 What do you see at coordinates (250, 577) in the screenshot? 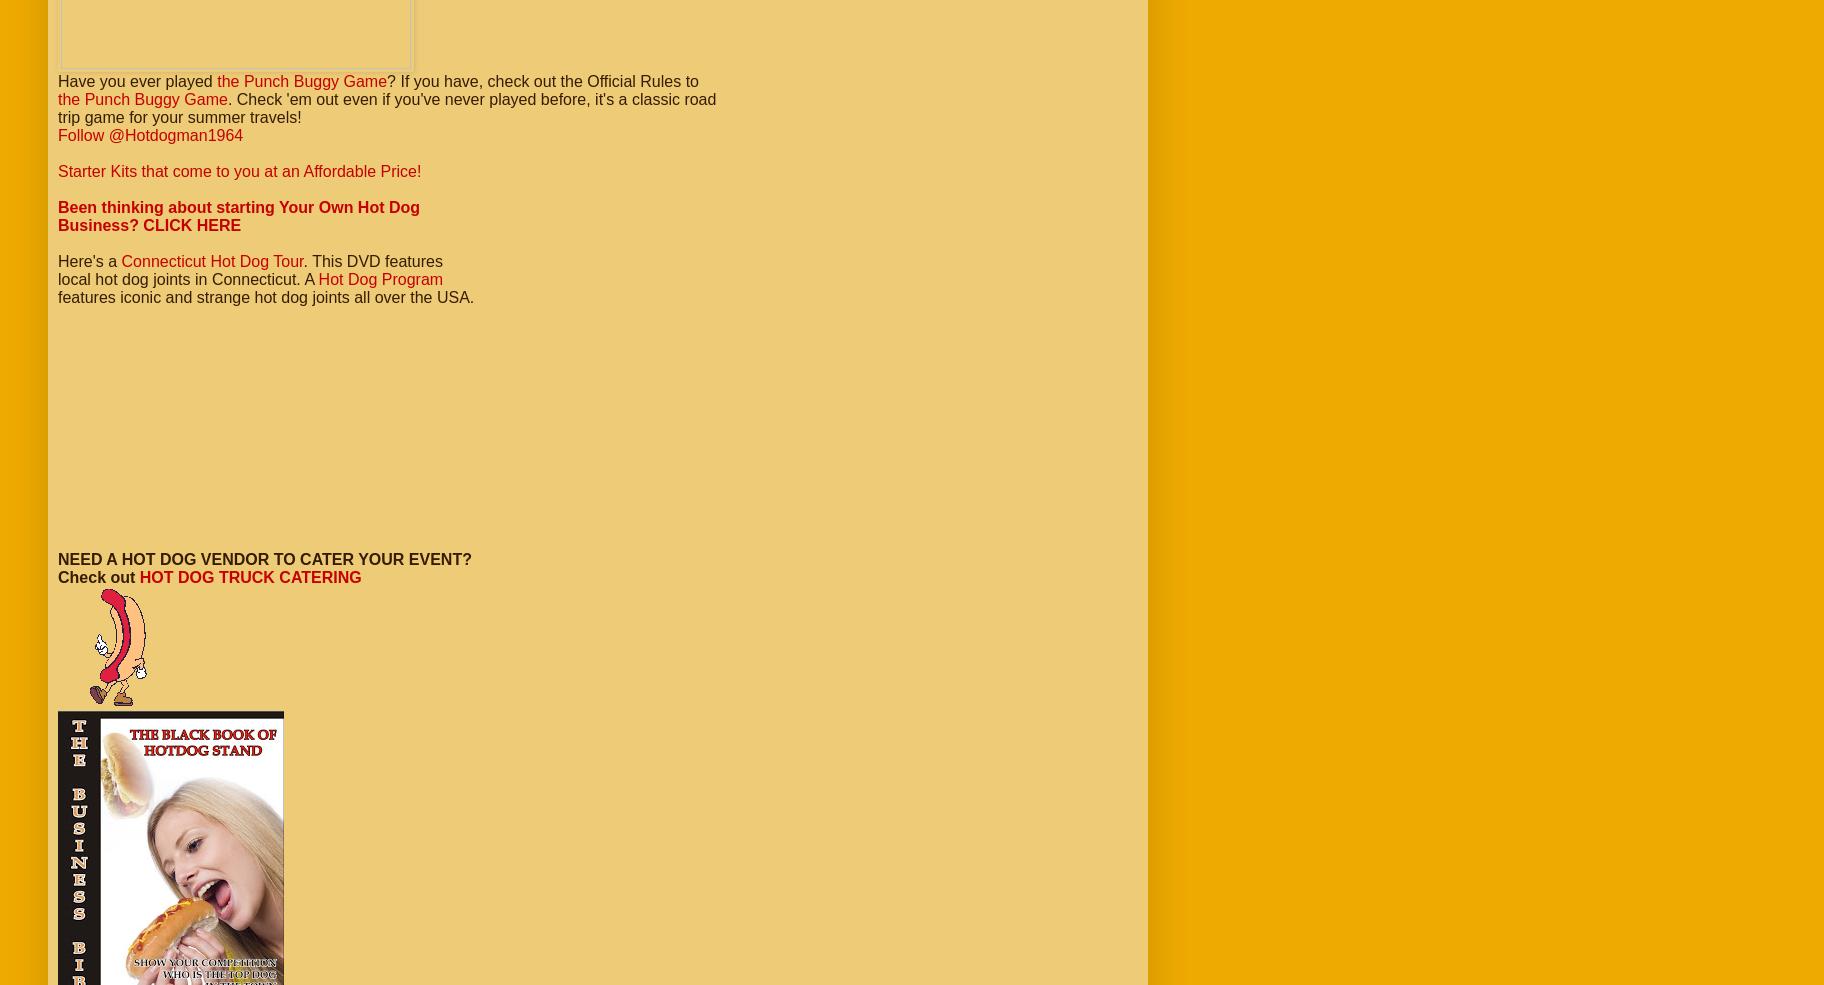
I see `'HOT DOG TRUCK CATERING'` at bounding box center [250, 577].